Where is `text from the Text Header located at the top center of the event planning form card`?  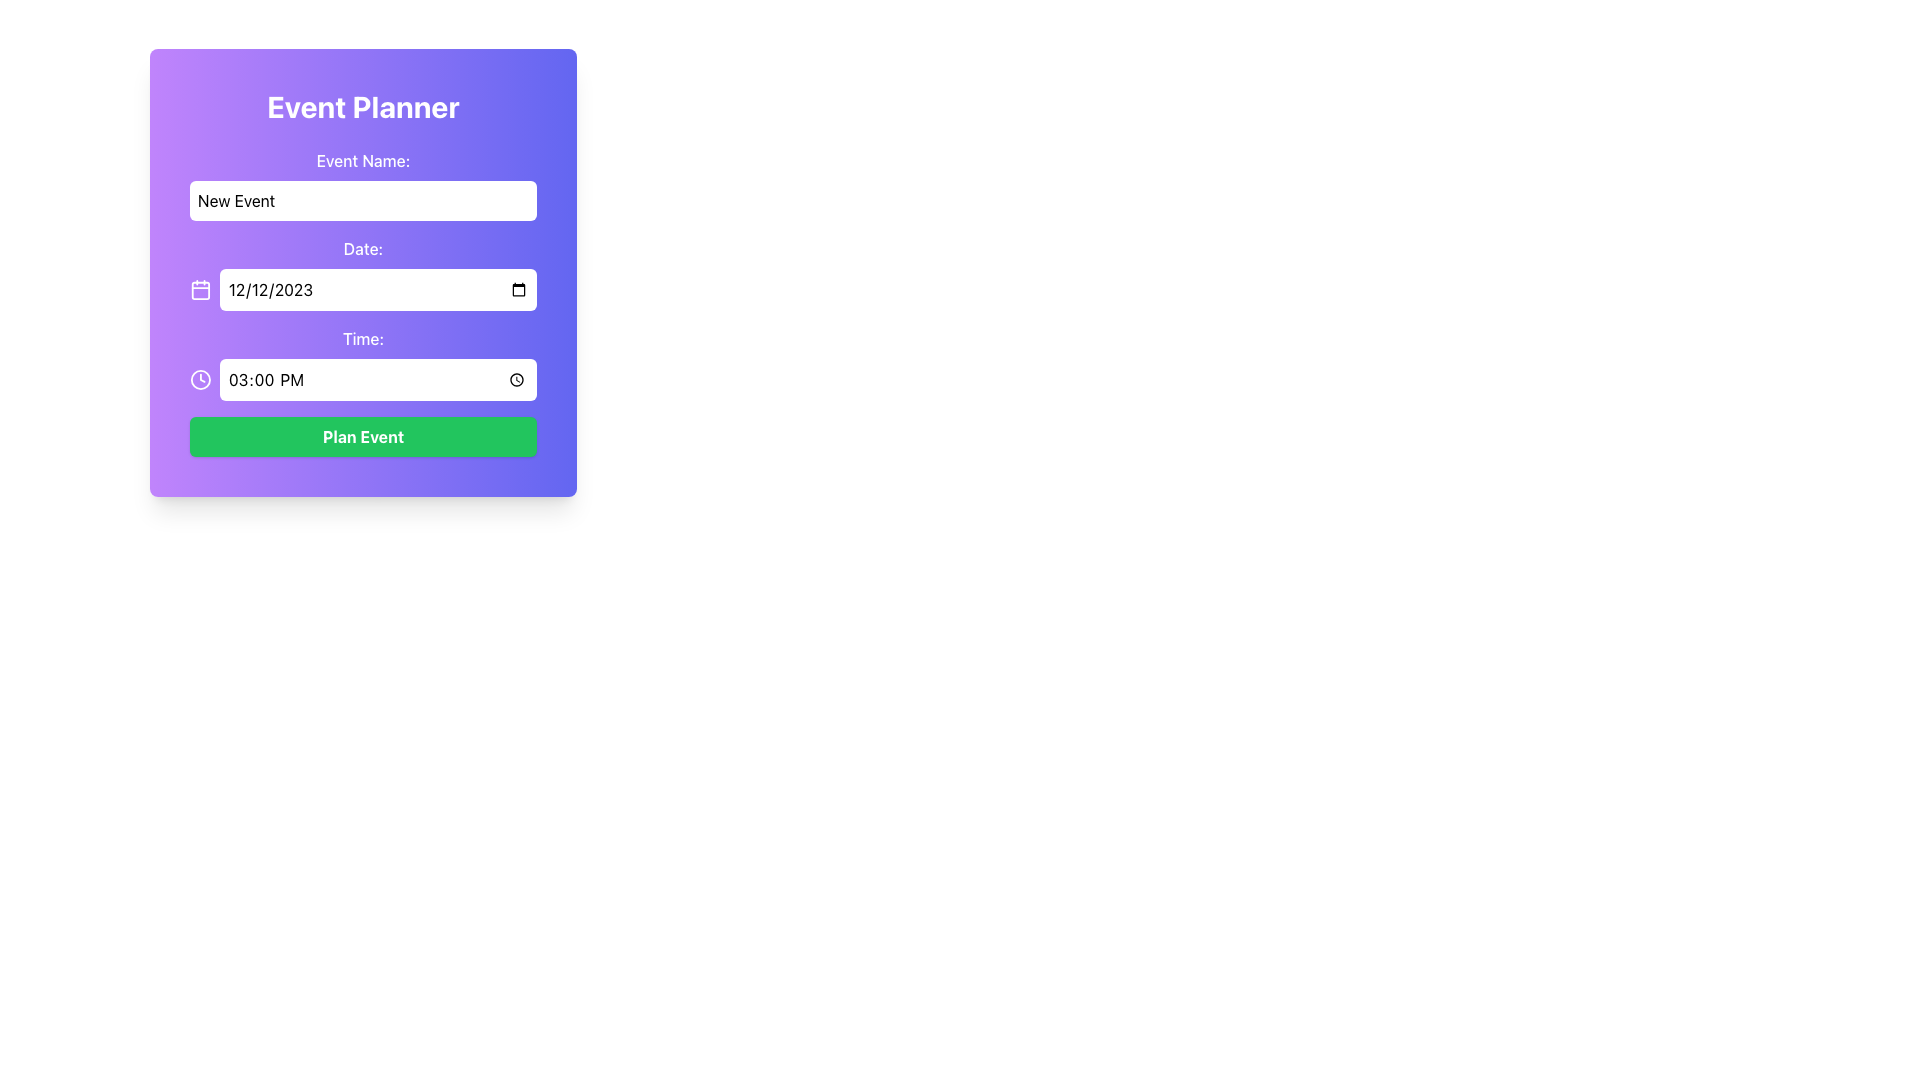 text from the Text Header located at the top center of the event planning form card is located at coordinates (363, 107).